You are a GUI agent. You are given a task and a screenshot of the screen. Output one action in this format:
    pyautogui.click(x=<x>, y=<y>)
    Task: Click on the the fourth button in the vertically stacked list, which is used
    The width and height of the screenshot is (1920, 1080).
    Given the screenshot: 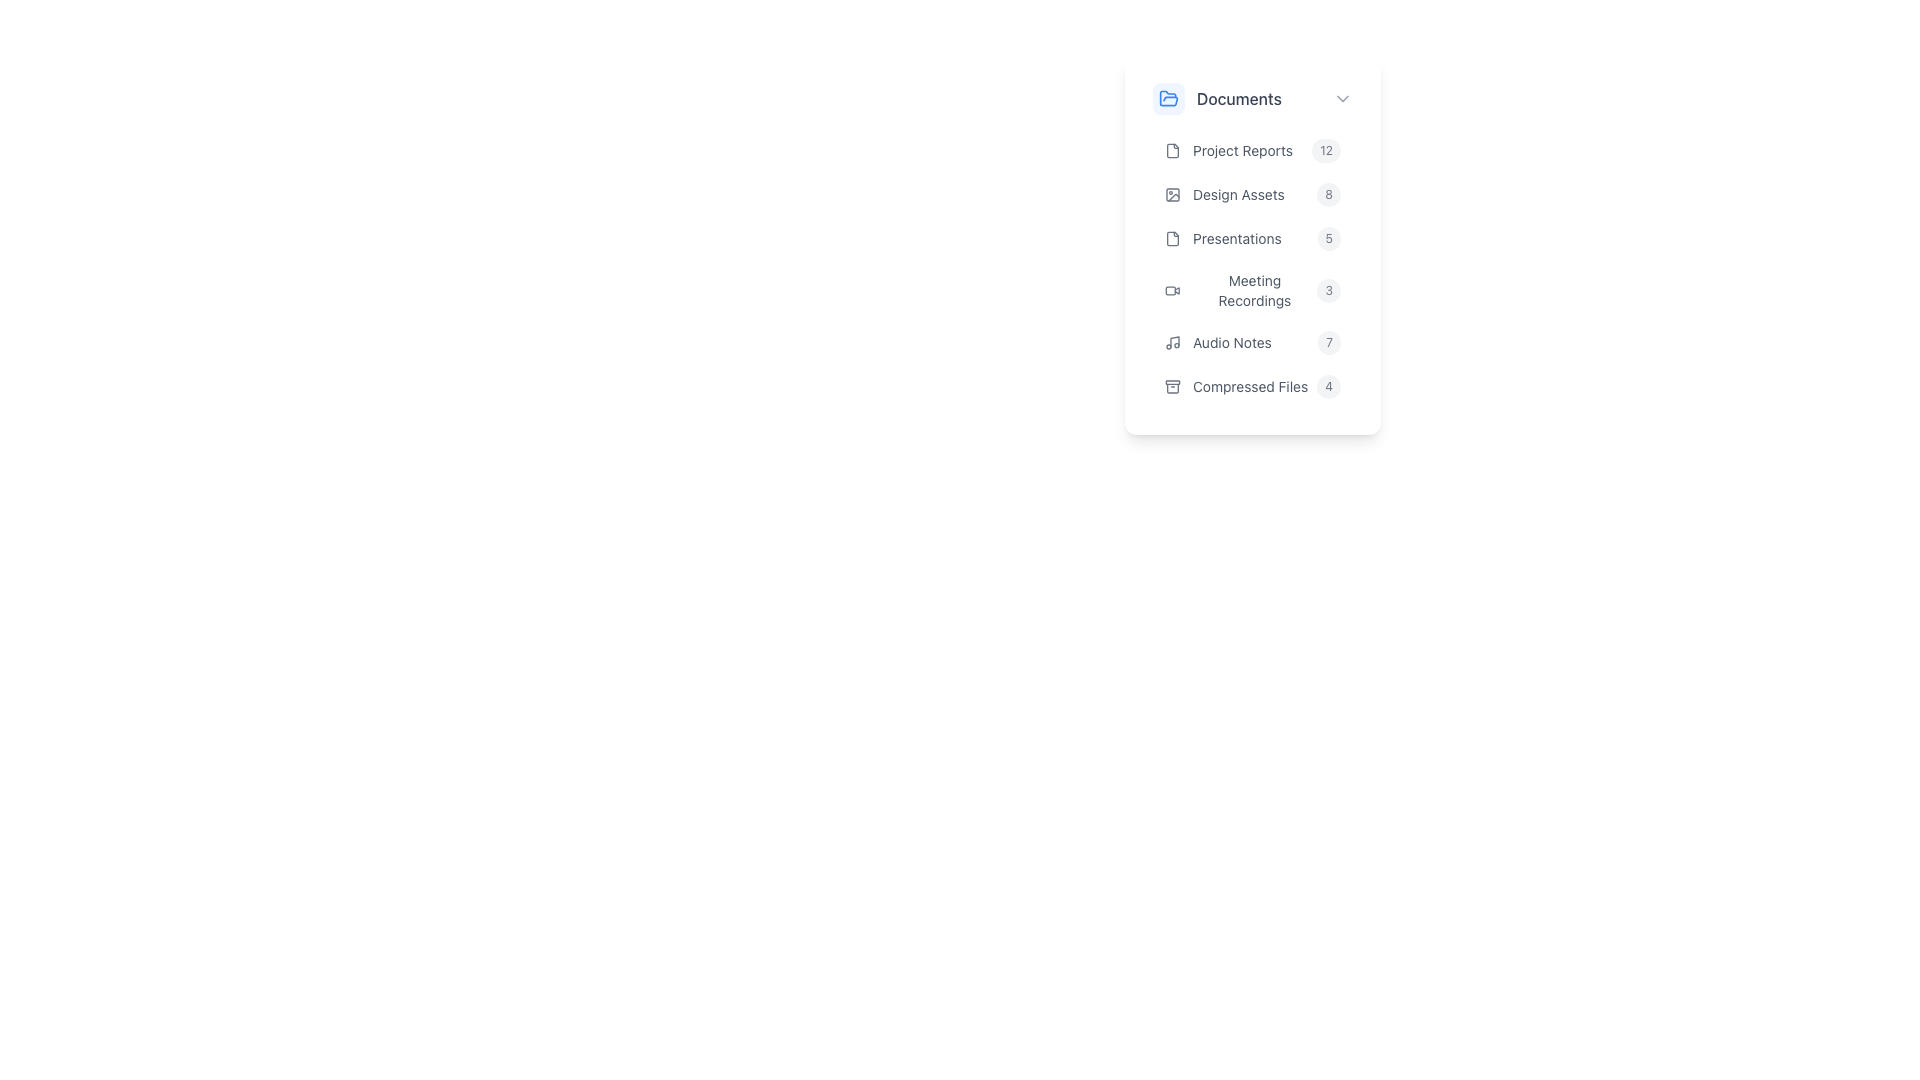 What is the action you would take?
    pyautogui.click(x=1251, y=290)
    